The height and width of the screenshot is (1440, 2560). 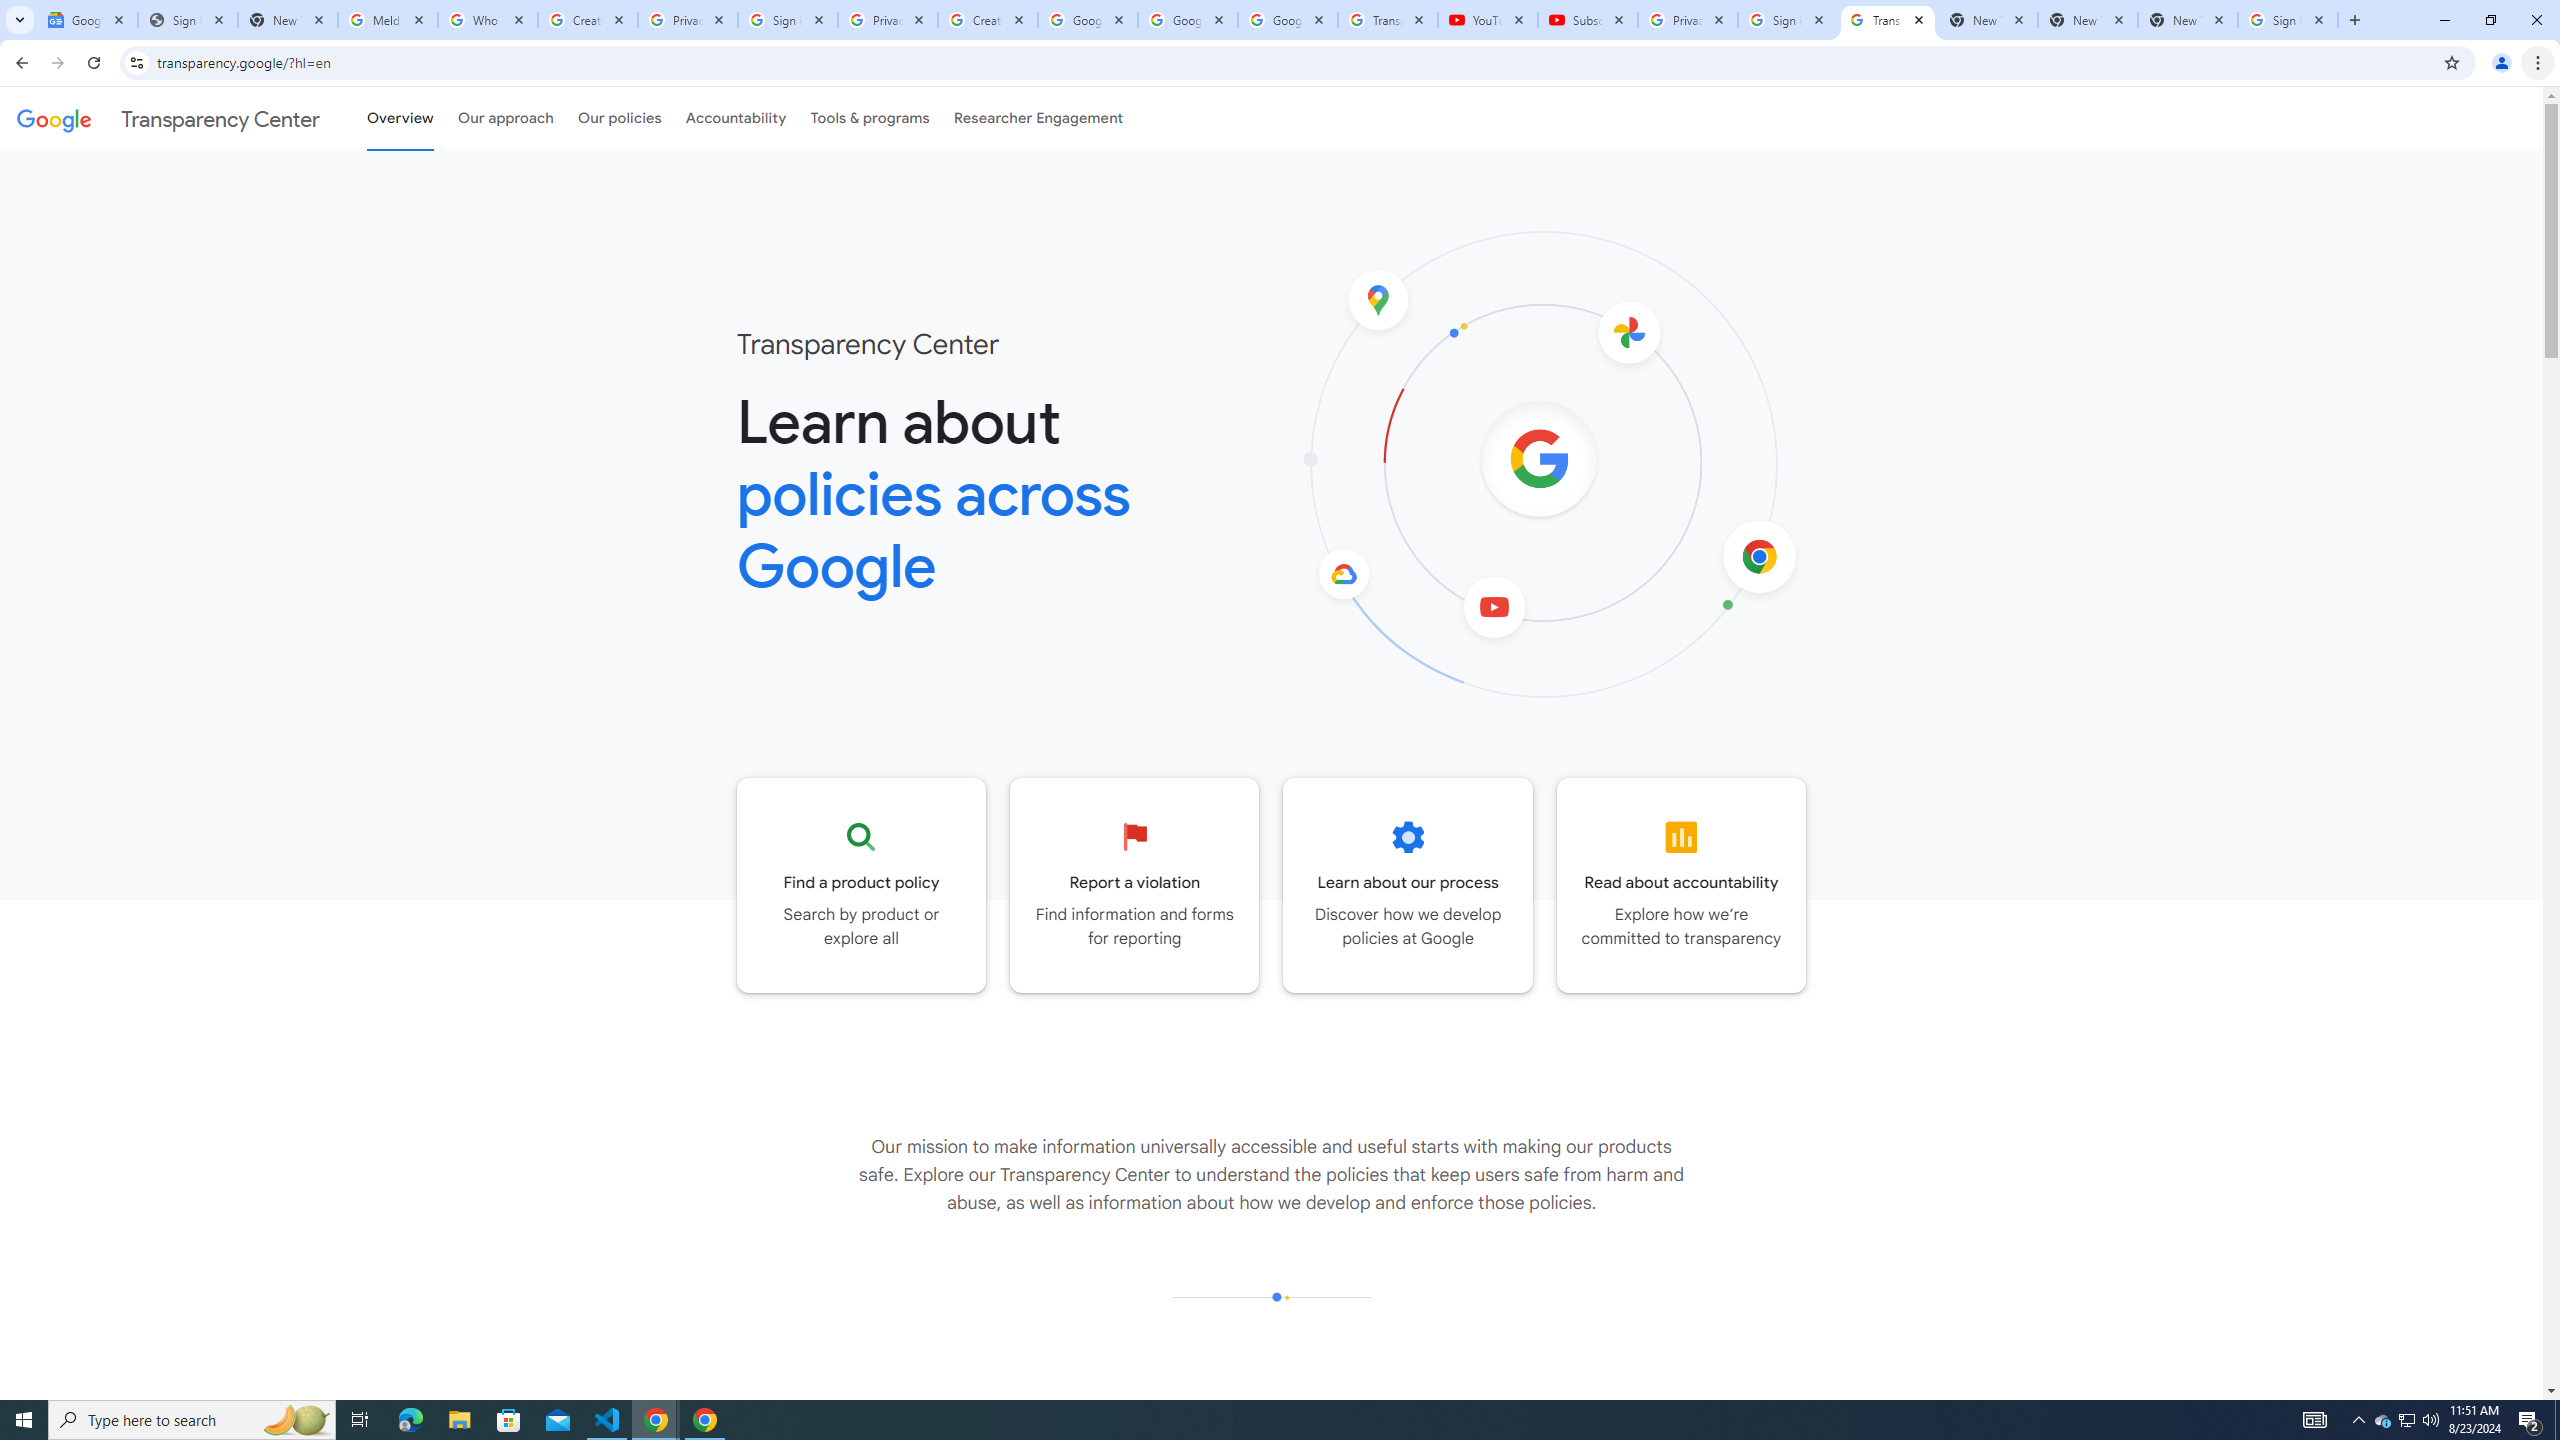 I want to click on 'Go to the Accountability page', so click(x=1680, y=884).